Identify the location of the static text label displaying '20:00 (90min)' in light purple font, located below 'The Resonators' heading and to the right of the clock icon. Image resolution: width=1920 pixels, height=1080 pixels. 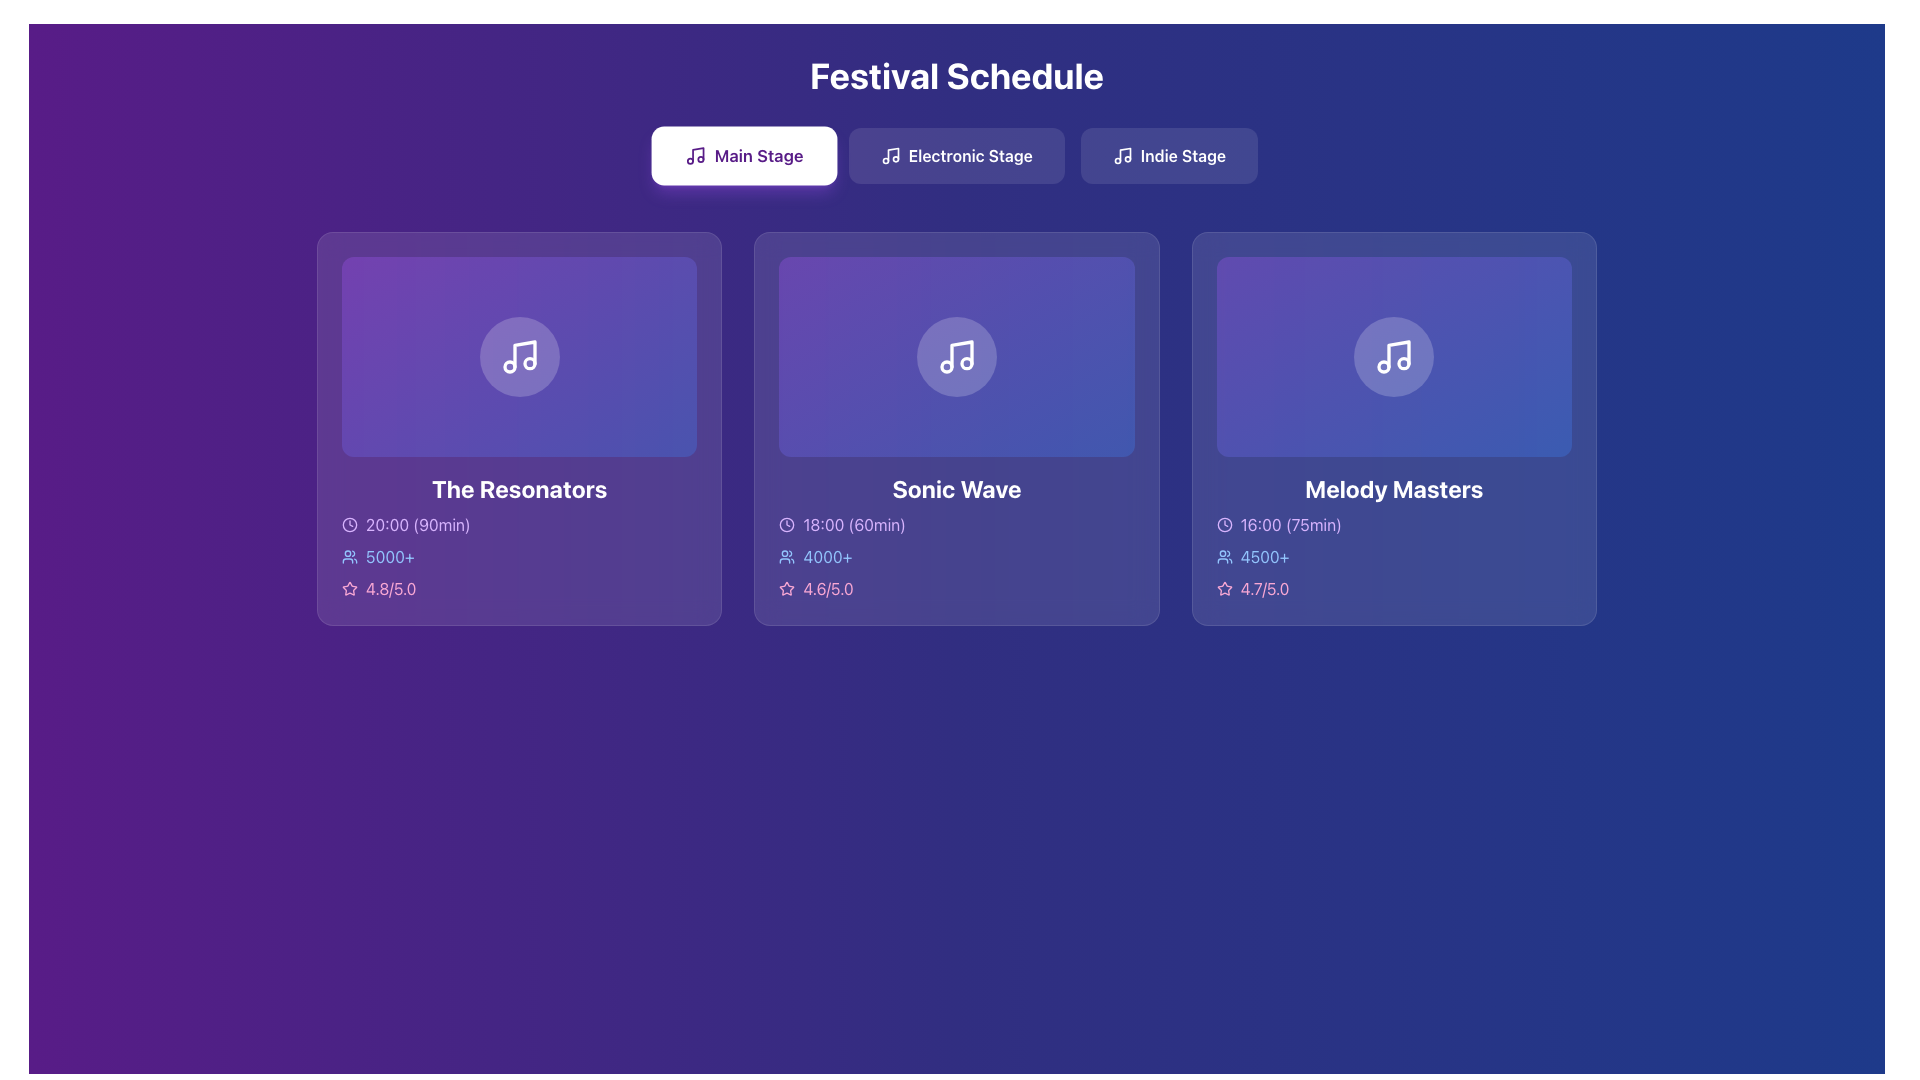
(417, 523).